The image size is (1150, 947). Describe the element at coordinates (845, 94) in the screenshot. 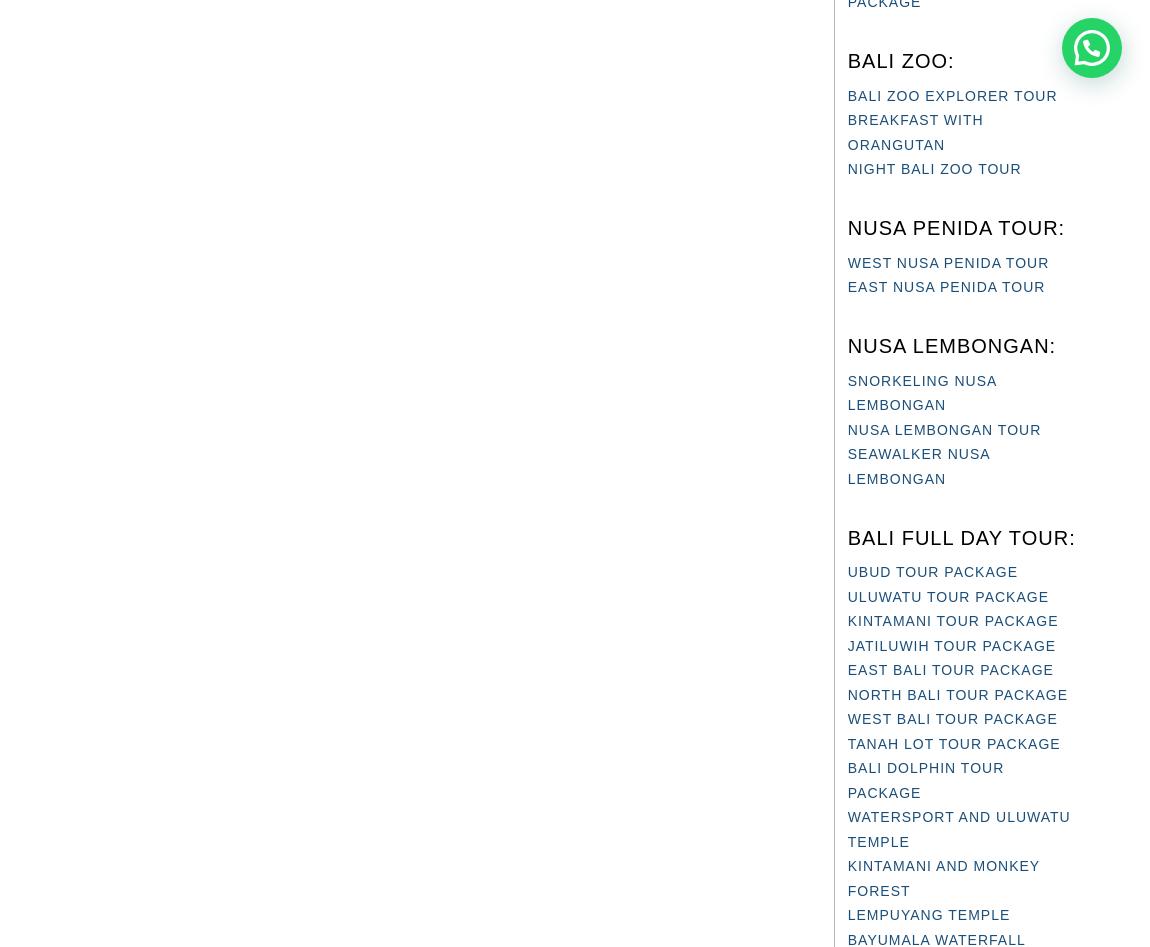

I see `'BALI ZOO EXPLORER TOUR'` at that location.